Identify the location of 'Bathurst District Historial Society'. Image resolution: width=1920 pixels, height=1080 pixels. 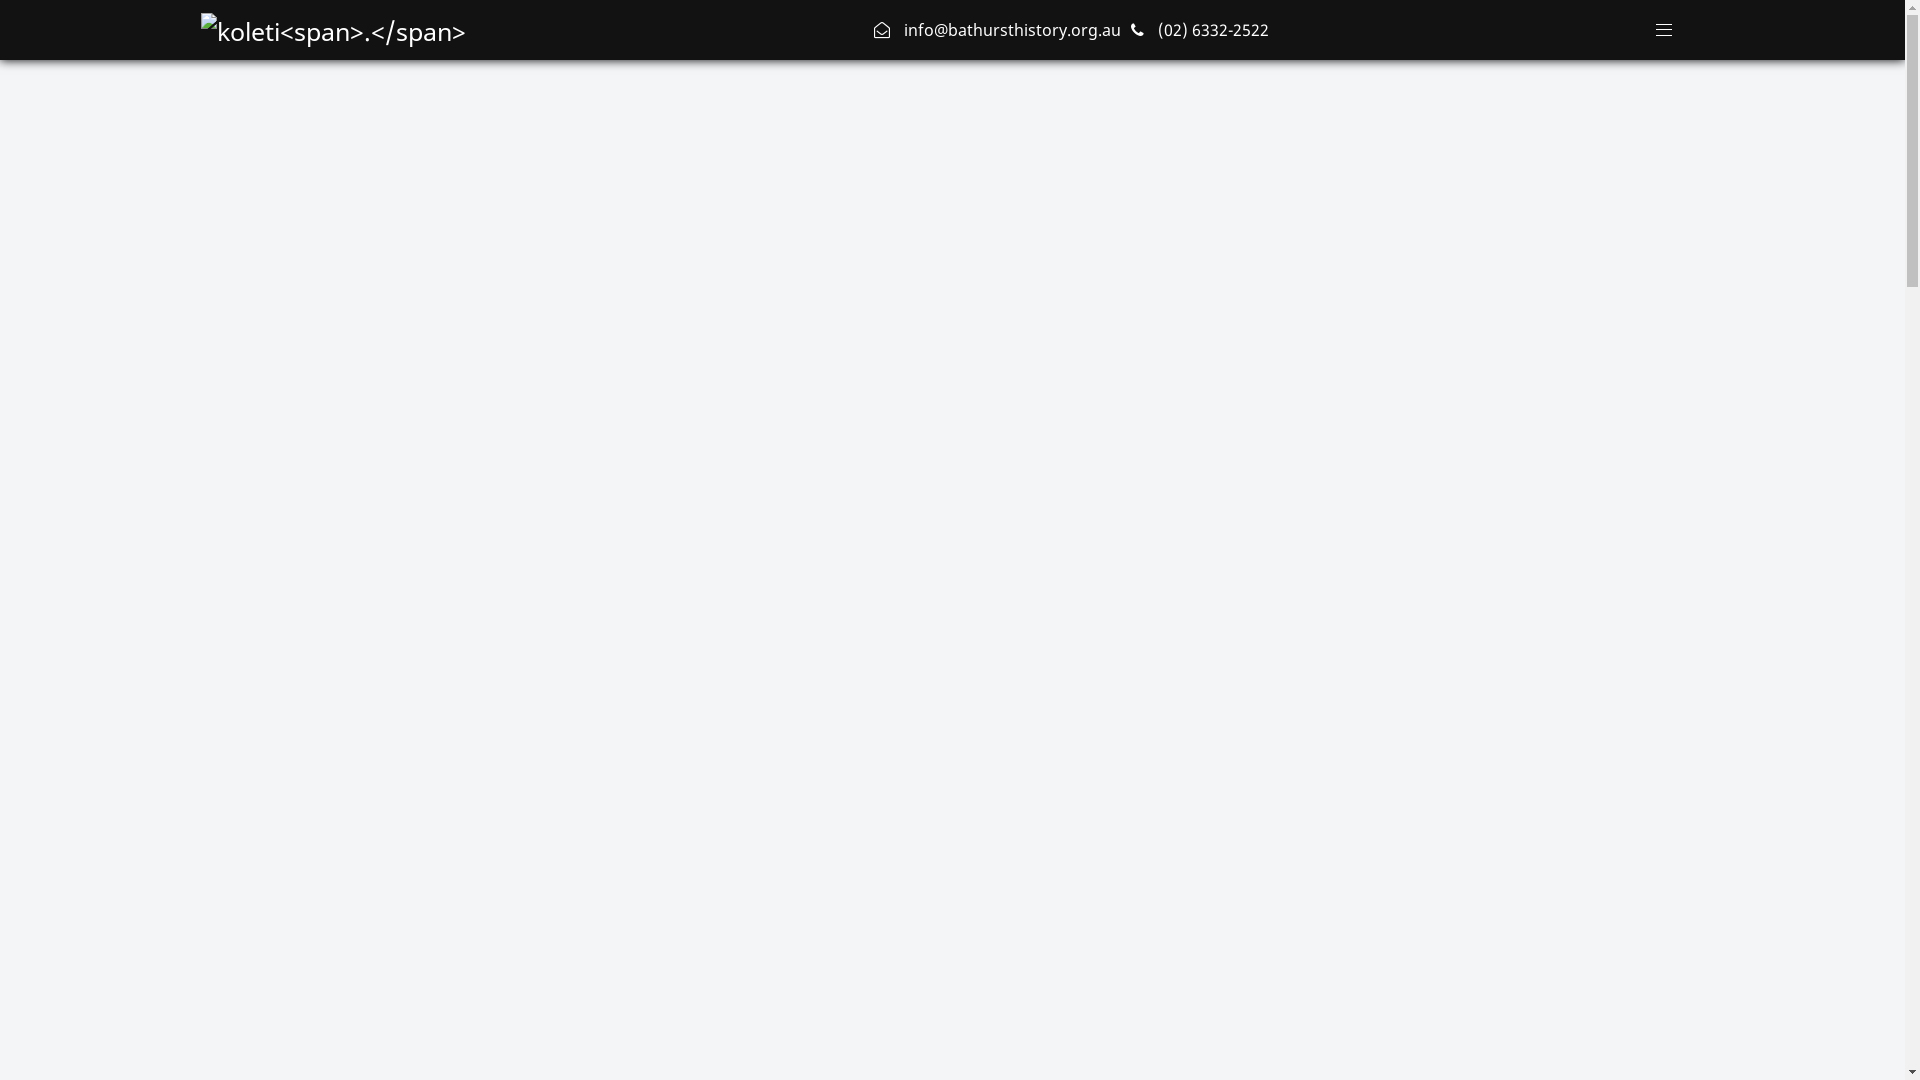
(200, 27).